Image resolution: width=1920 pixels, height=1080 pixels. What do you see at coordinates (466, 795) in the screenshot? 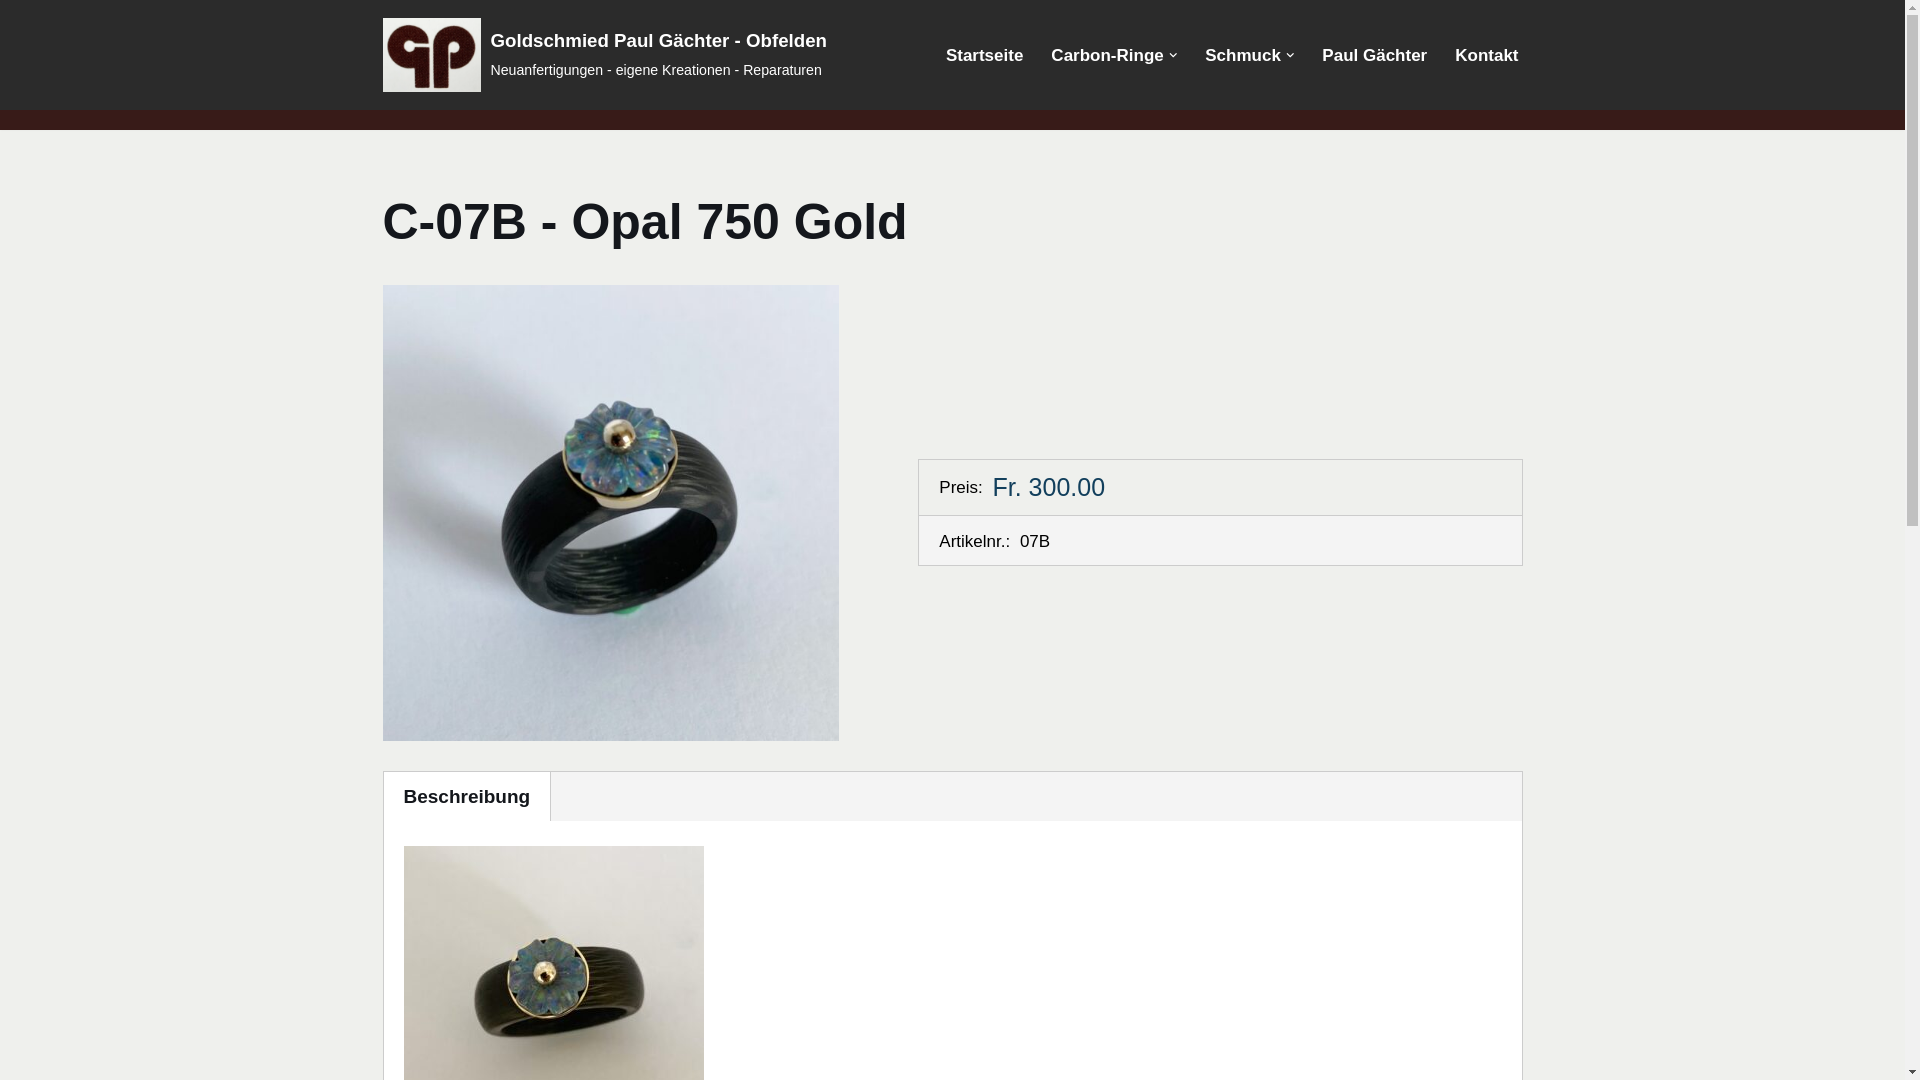
I see `'Beschreibung'` at bounding box center [466, 795].